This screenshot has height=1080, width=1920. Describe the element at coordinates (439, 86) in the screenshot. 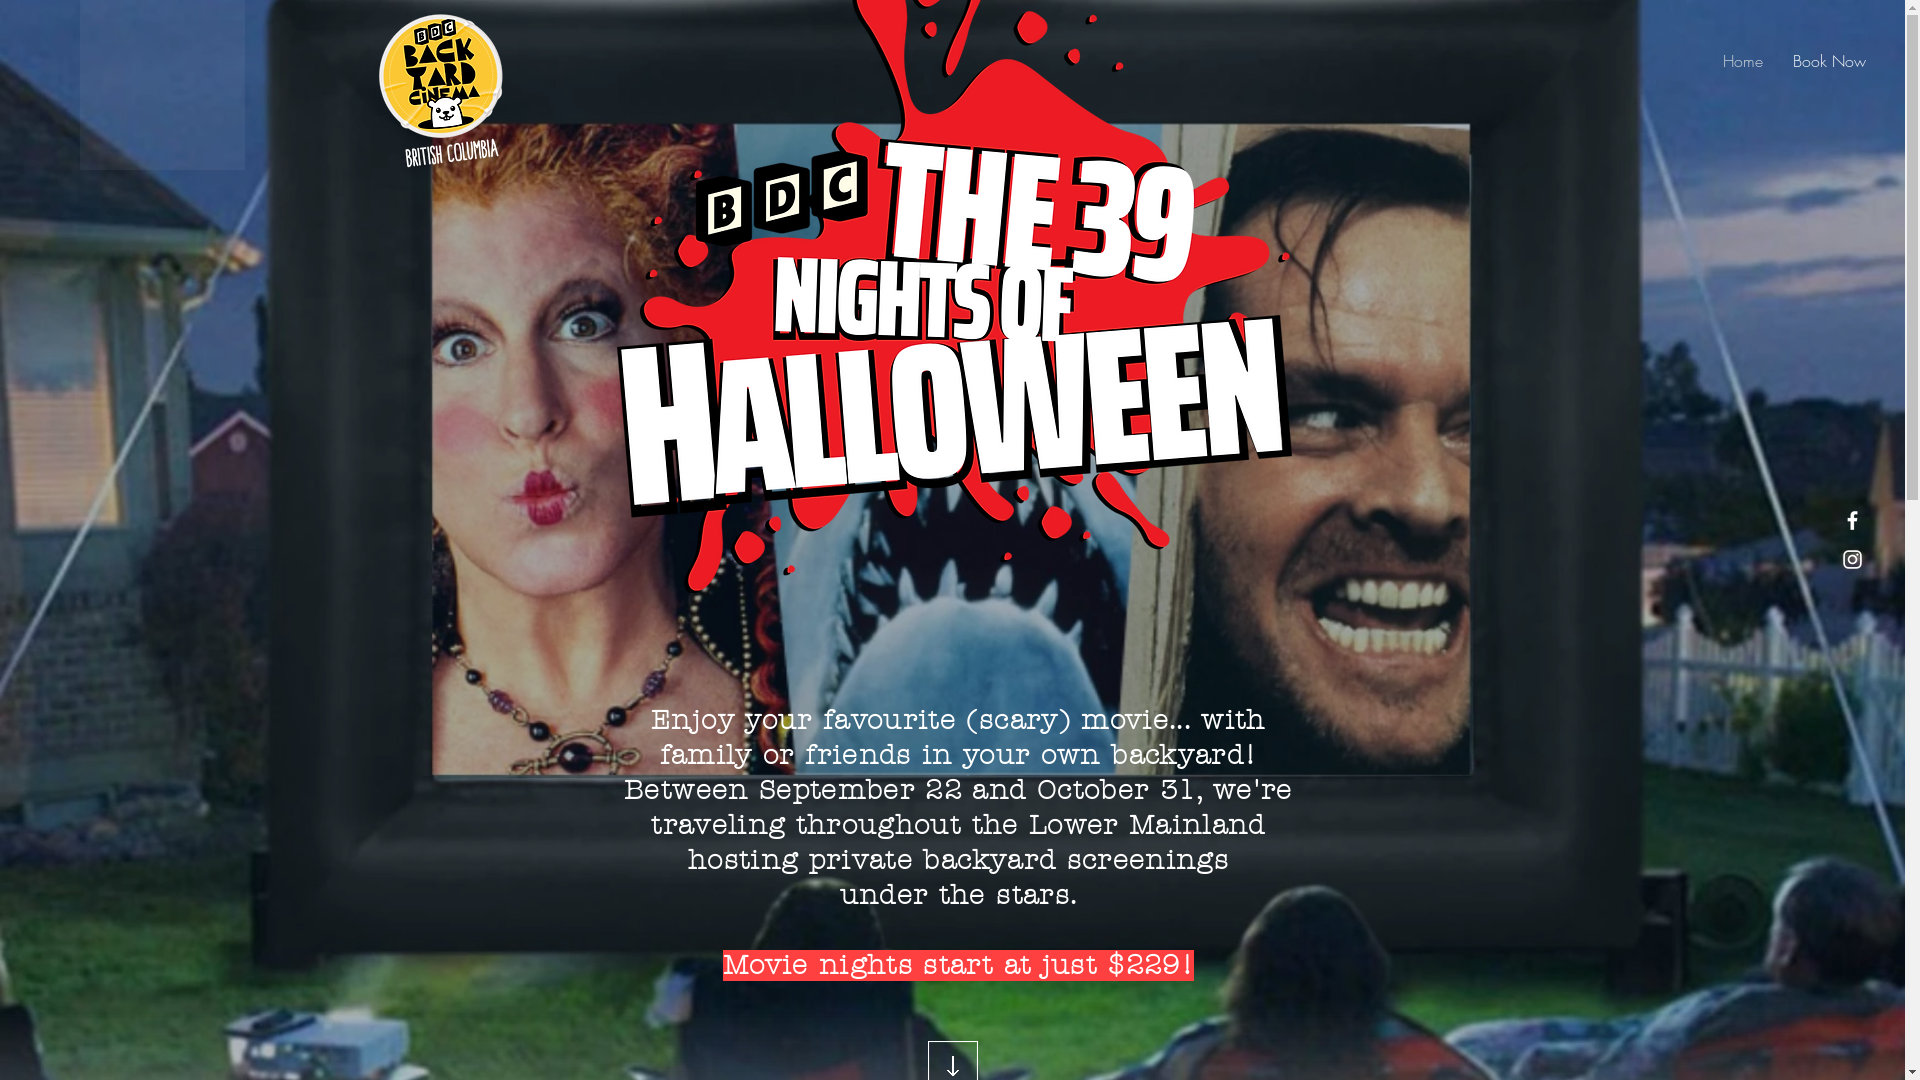

I see `'BACKYARD CINEMA LOGO 2020 (2).png'` at that location.